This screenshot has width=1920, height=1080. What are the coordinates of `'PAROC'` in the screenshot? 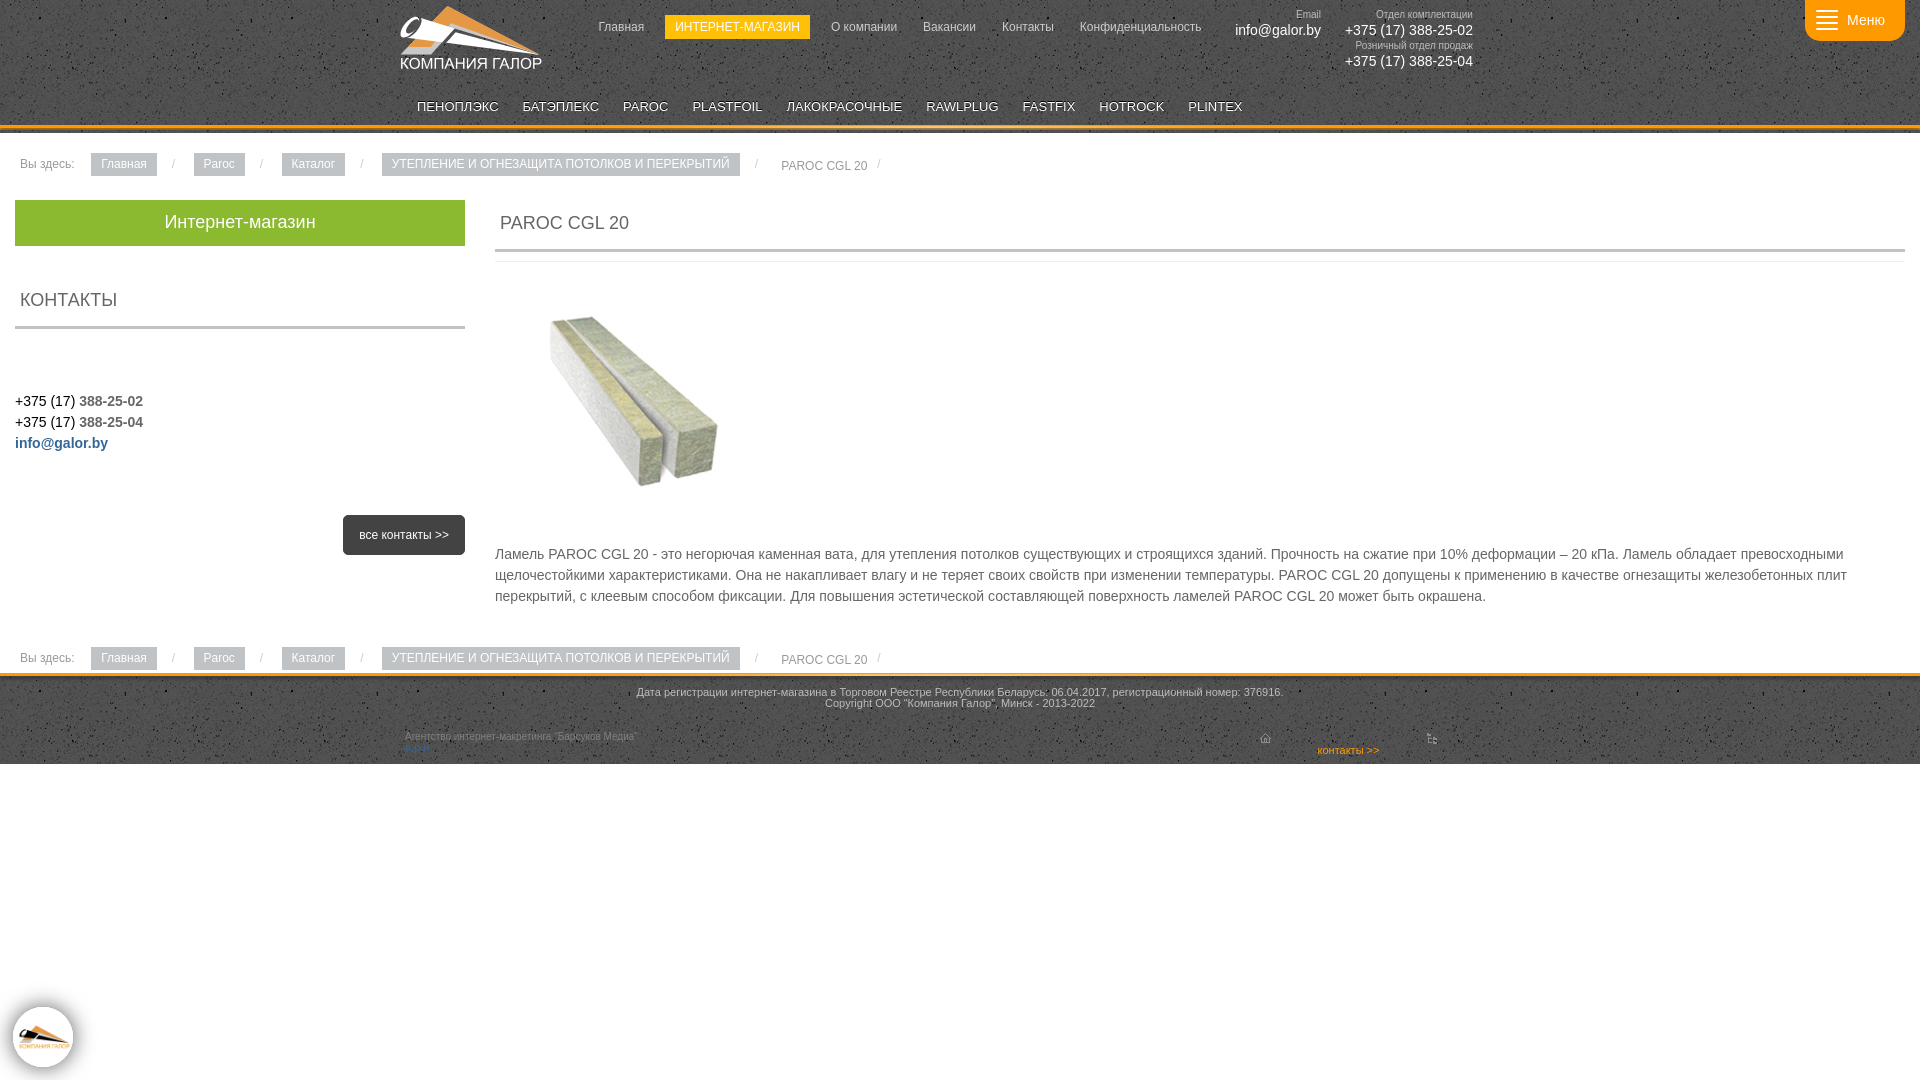 It's located at (614, 107).